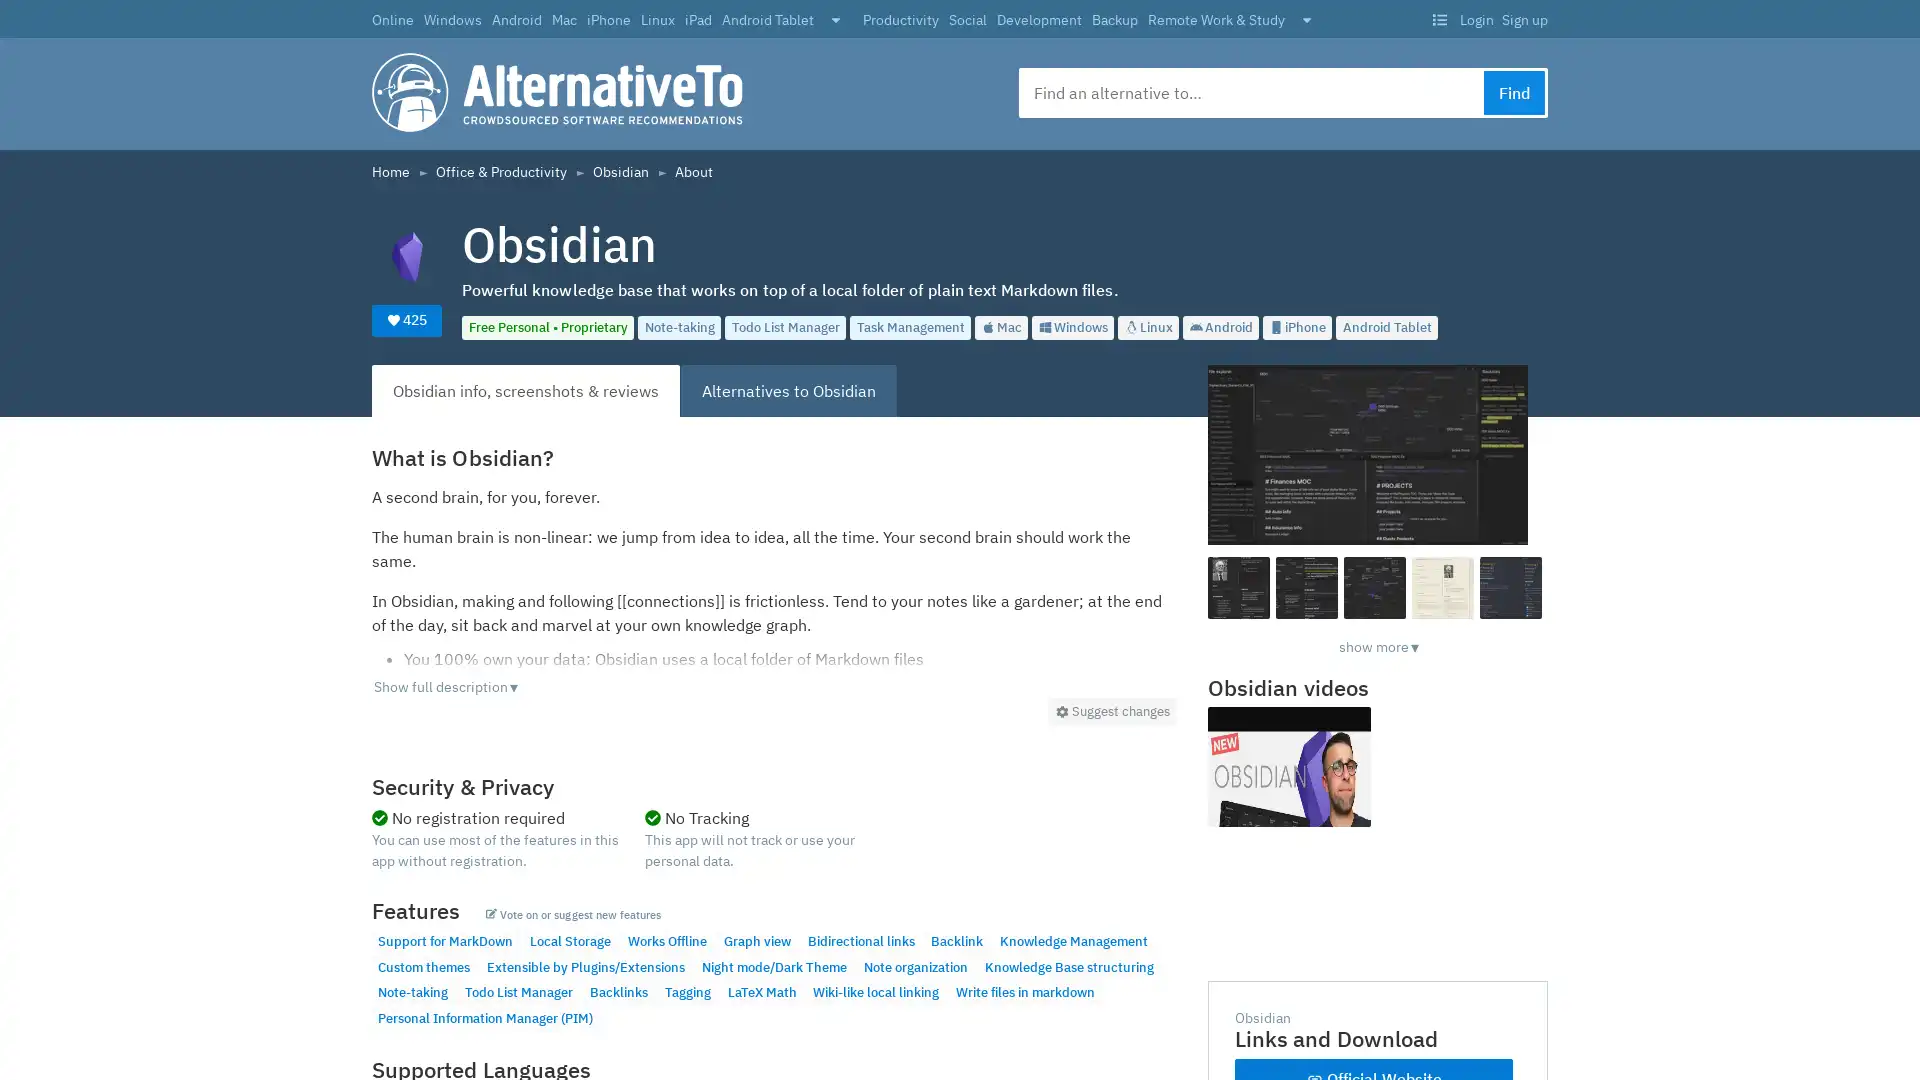 This screenshot has width=1920, height=1080. I want to click on 425, so click(406, 319).